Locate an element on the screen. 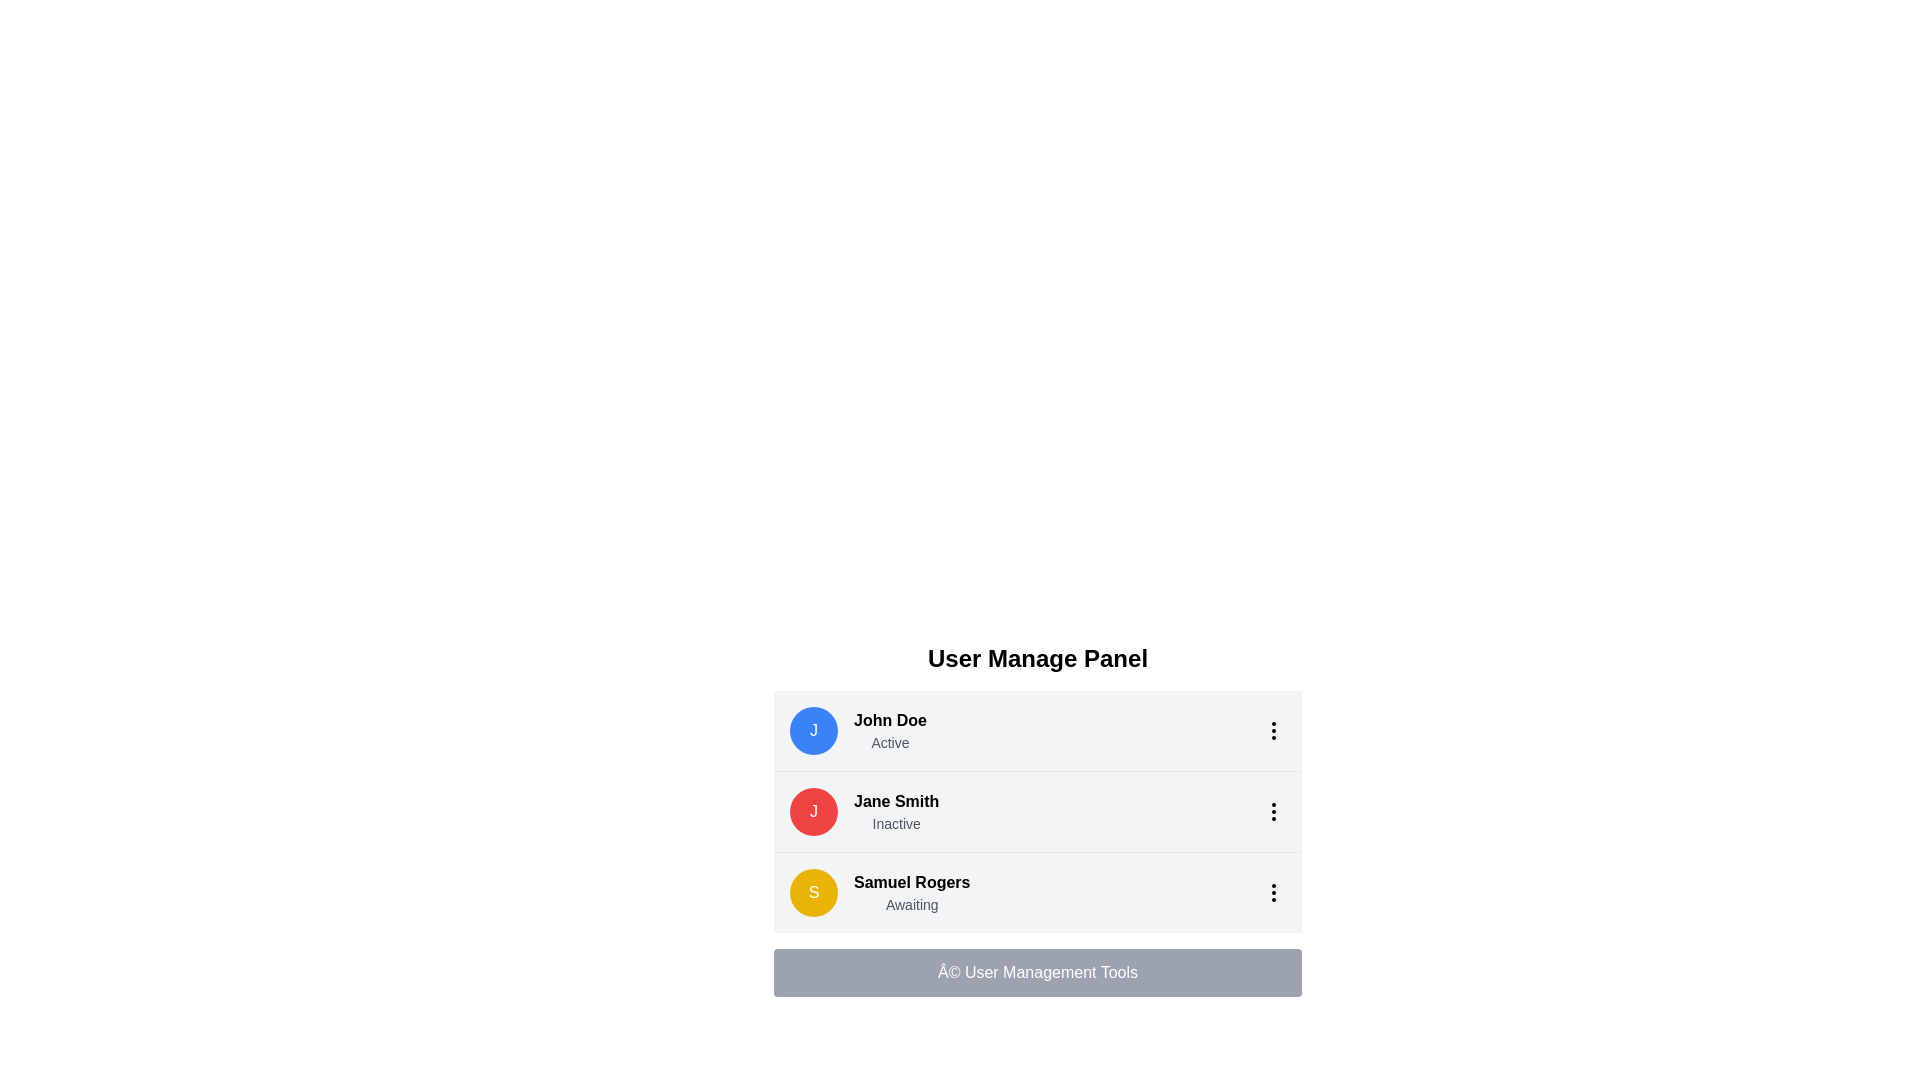 This screenshot has height=1080, width=1920. the Text Label displaying the user name 'Samuel Rogers' in the User Management Panel, which is the third entry in the list is located at coordinates (911, 882).